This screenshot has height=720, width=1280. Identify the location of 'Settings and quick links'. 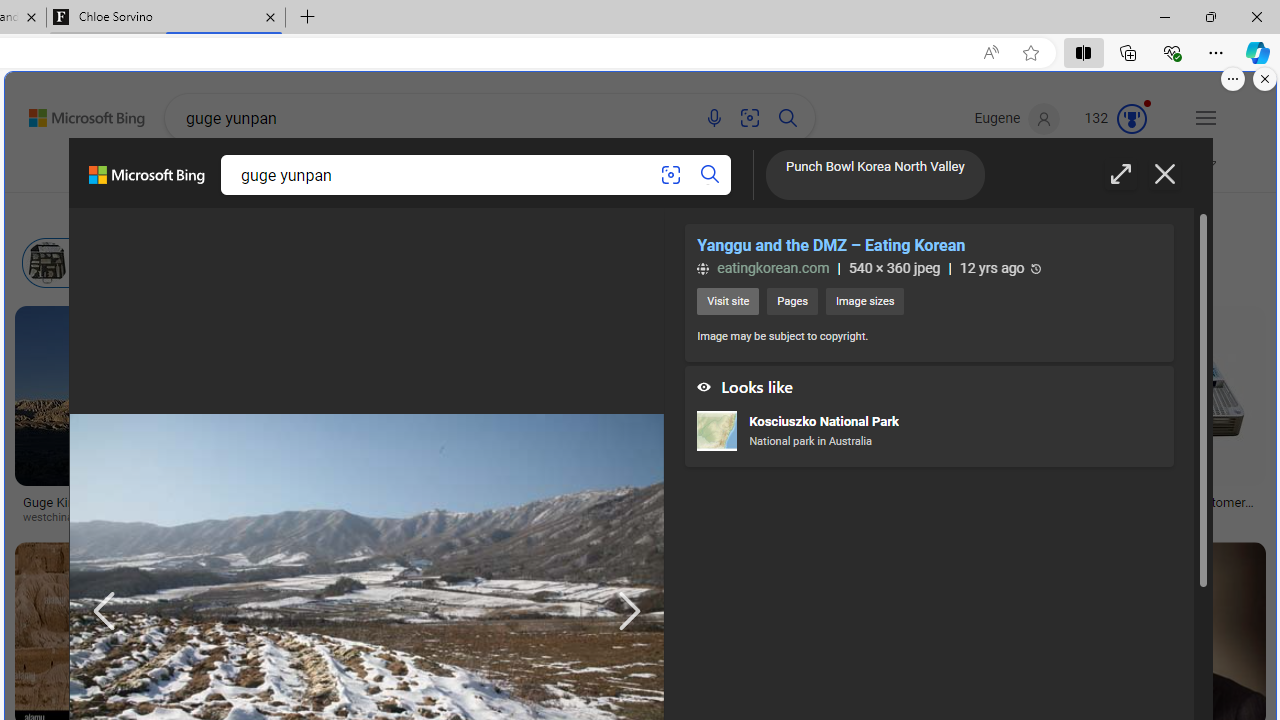
(1204, 118).